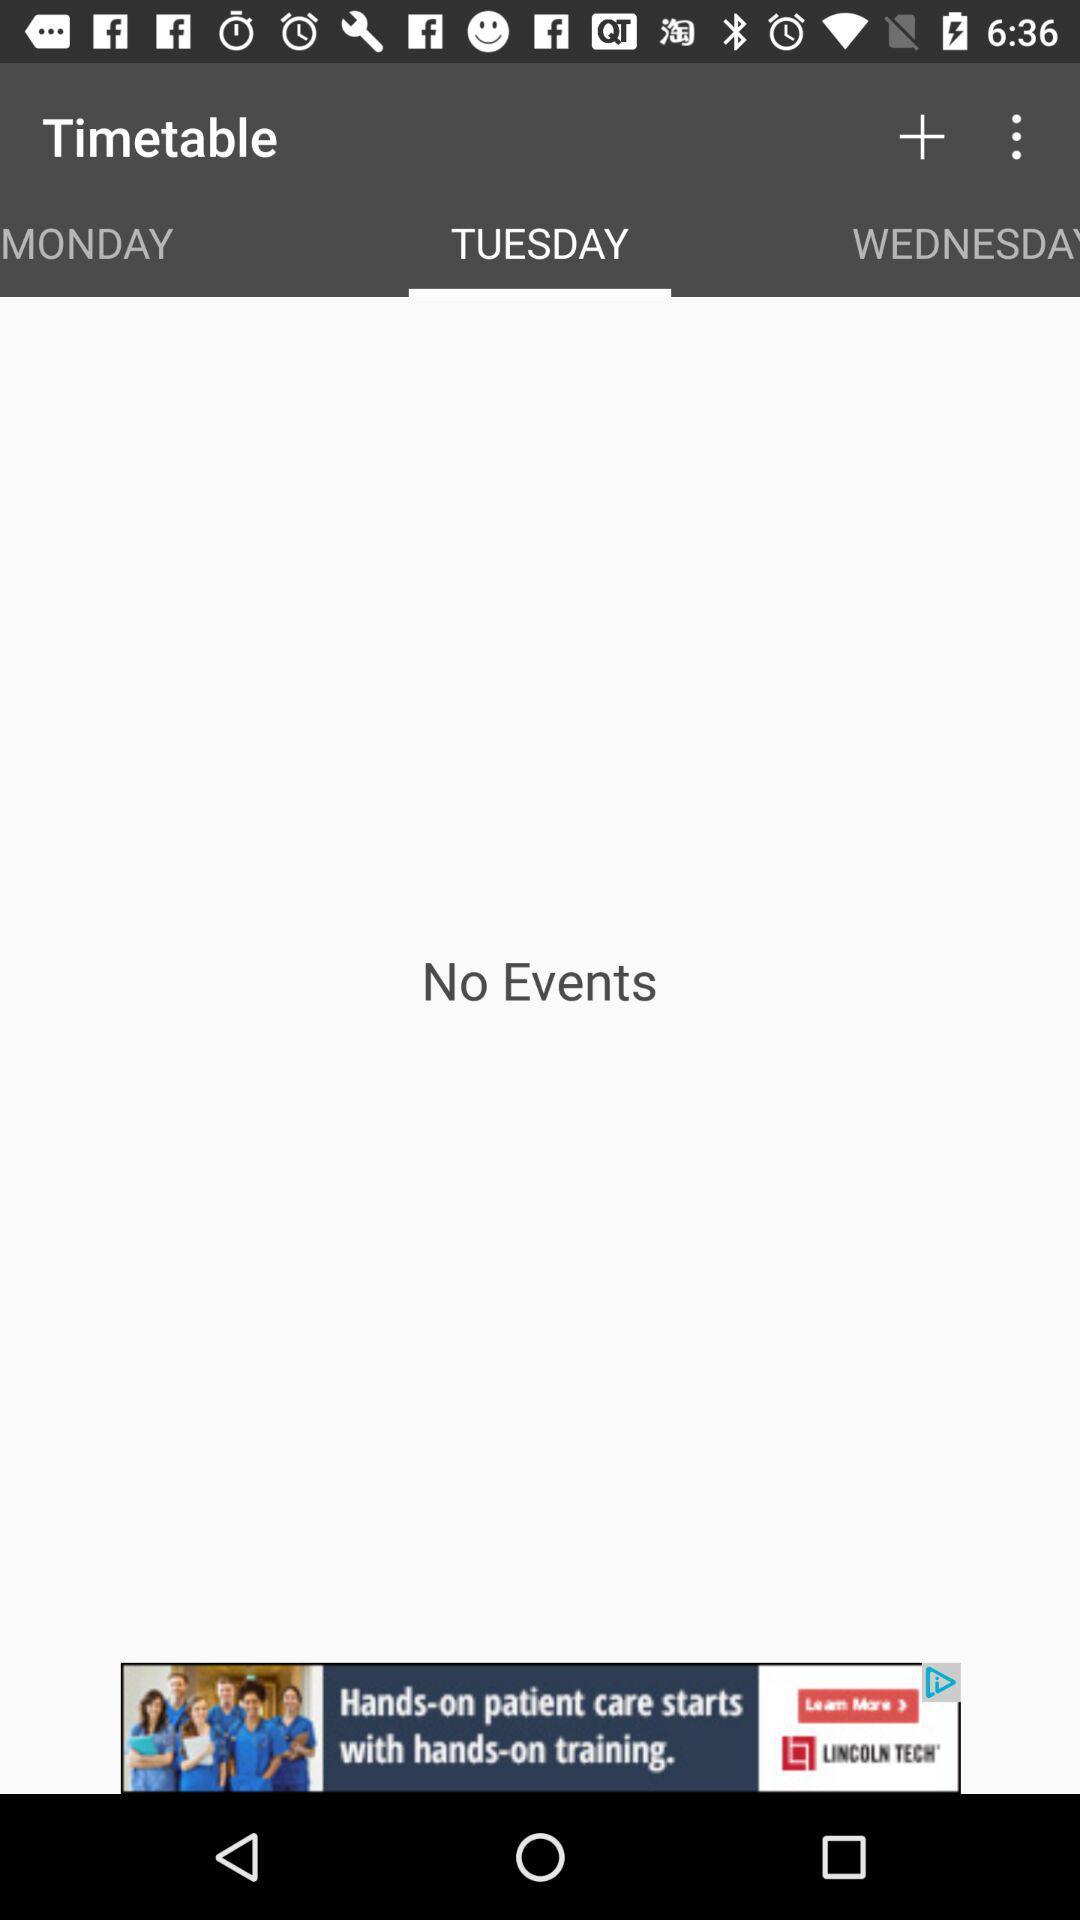 This screenshot has width=1080, height=1920. What do you see at coordinates (540, 1727) in the screenshot?
I see `advertisement for lincoln tech` at bounding box center [540, 1727].